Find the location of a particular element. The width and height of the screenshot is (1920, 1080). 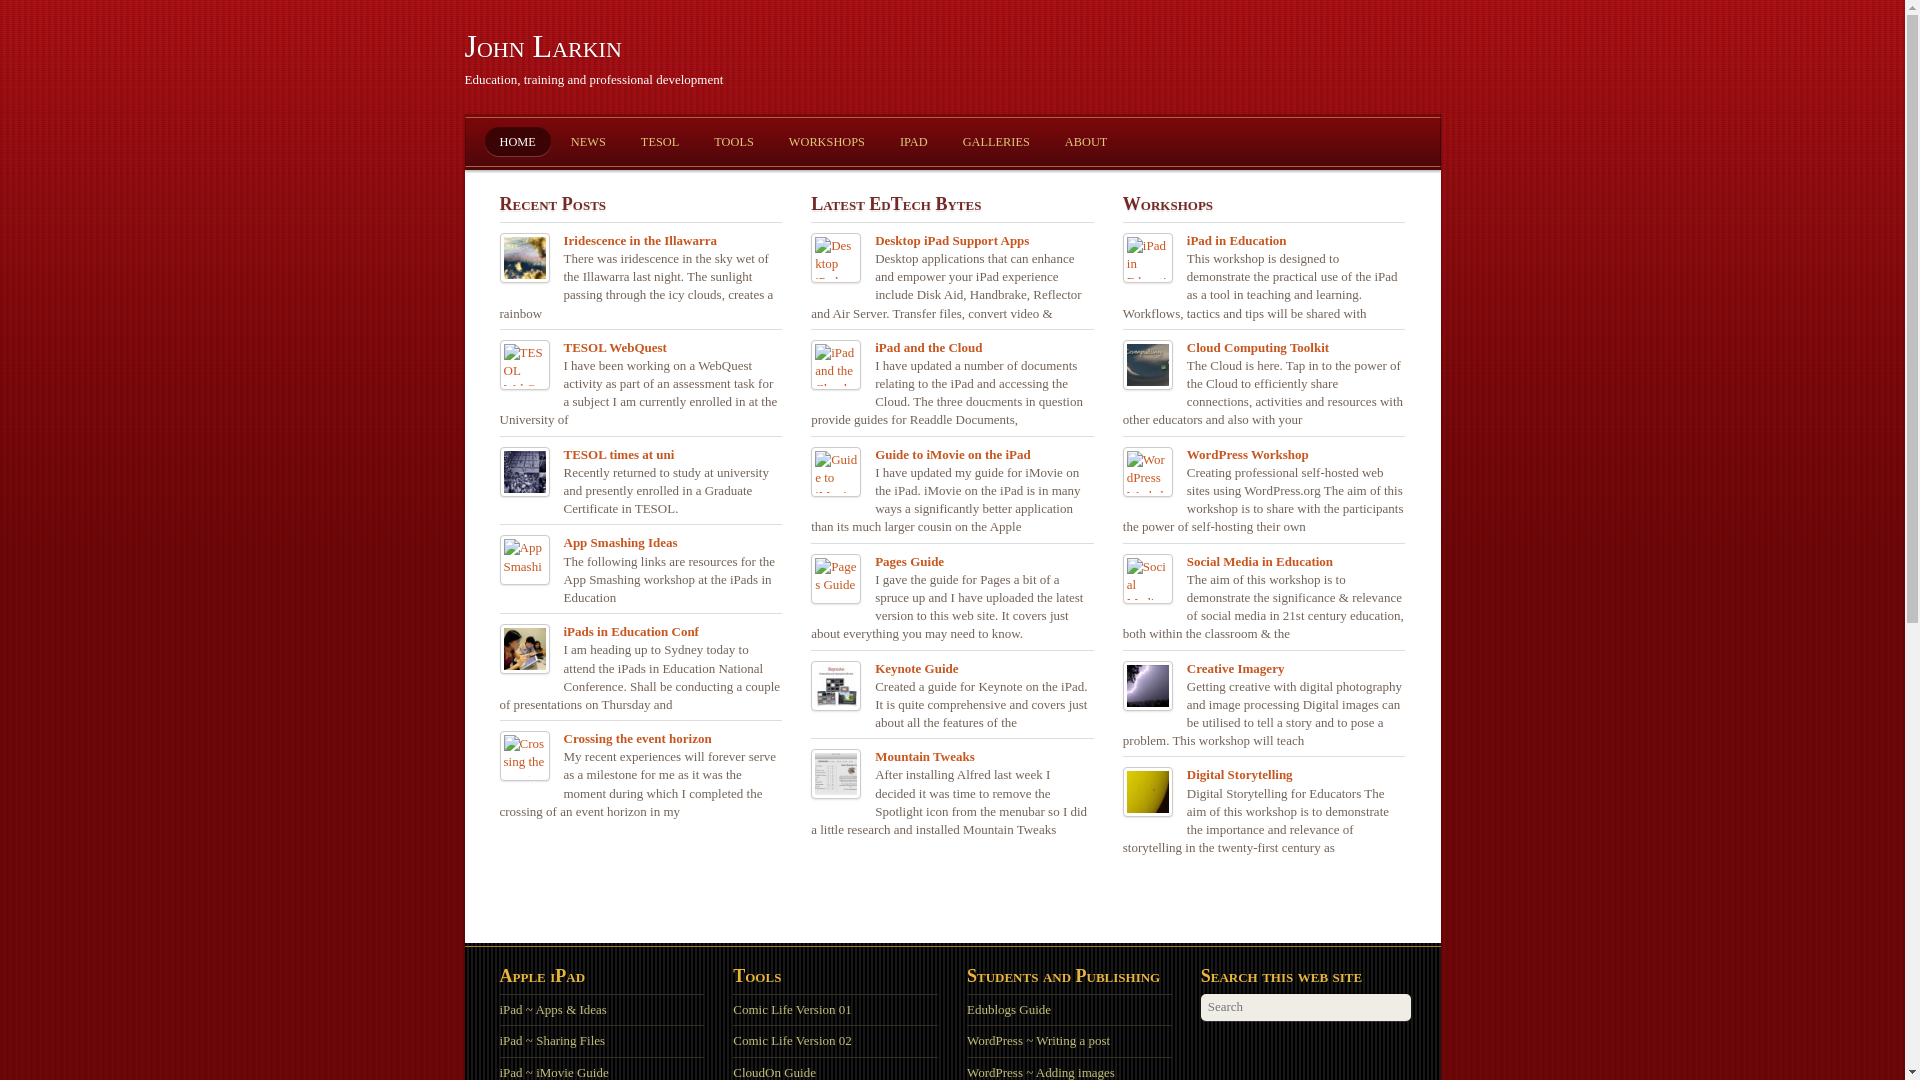

'iPad in Education' is located at coordinates (1236, 239).